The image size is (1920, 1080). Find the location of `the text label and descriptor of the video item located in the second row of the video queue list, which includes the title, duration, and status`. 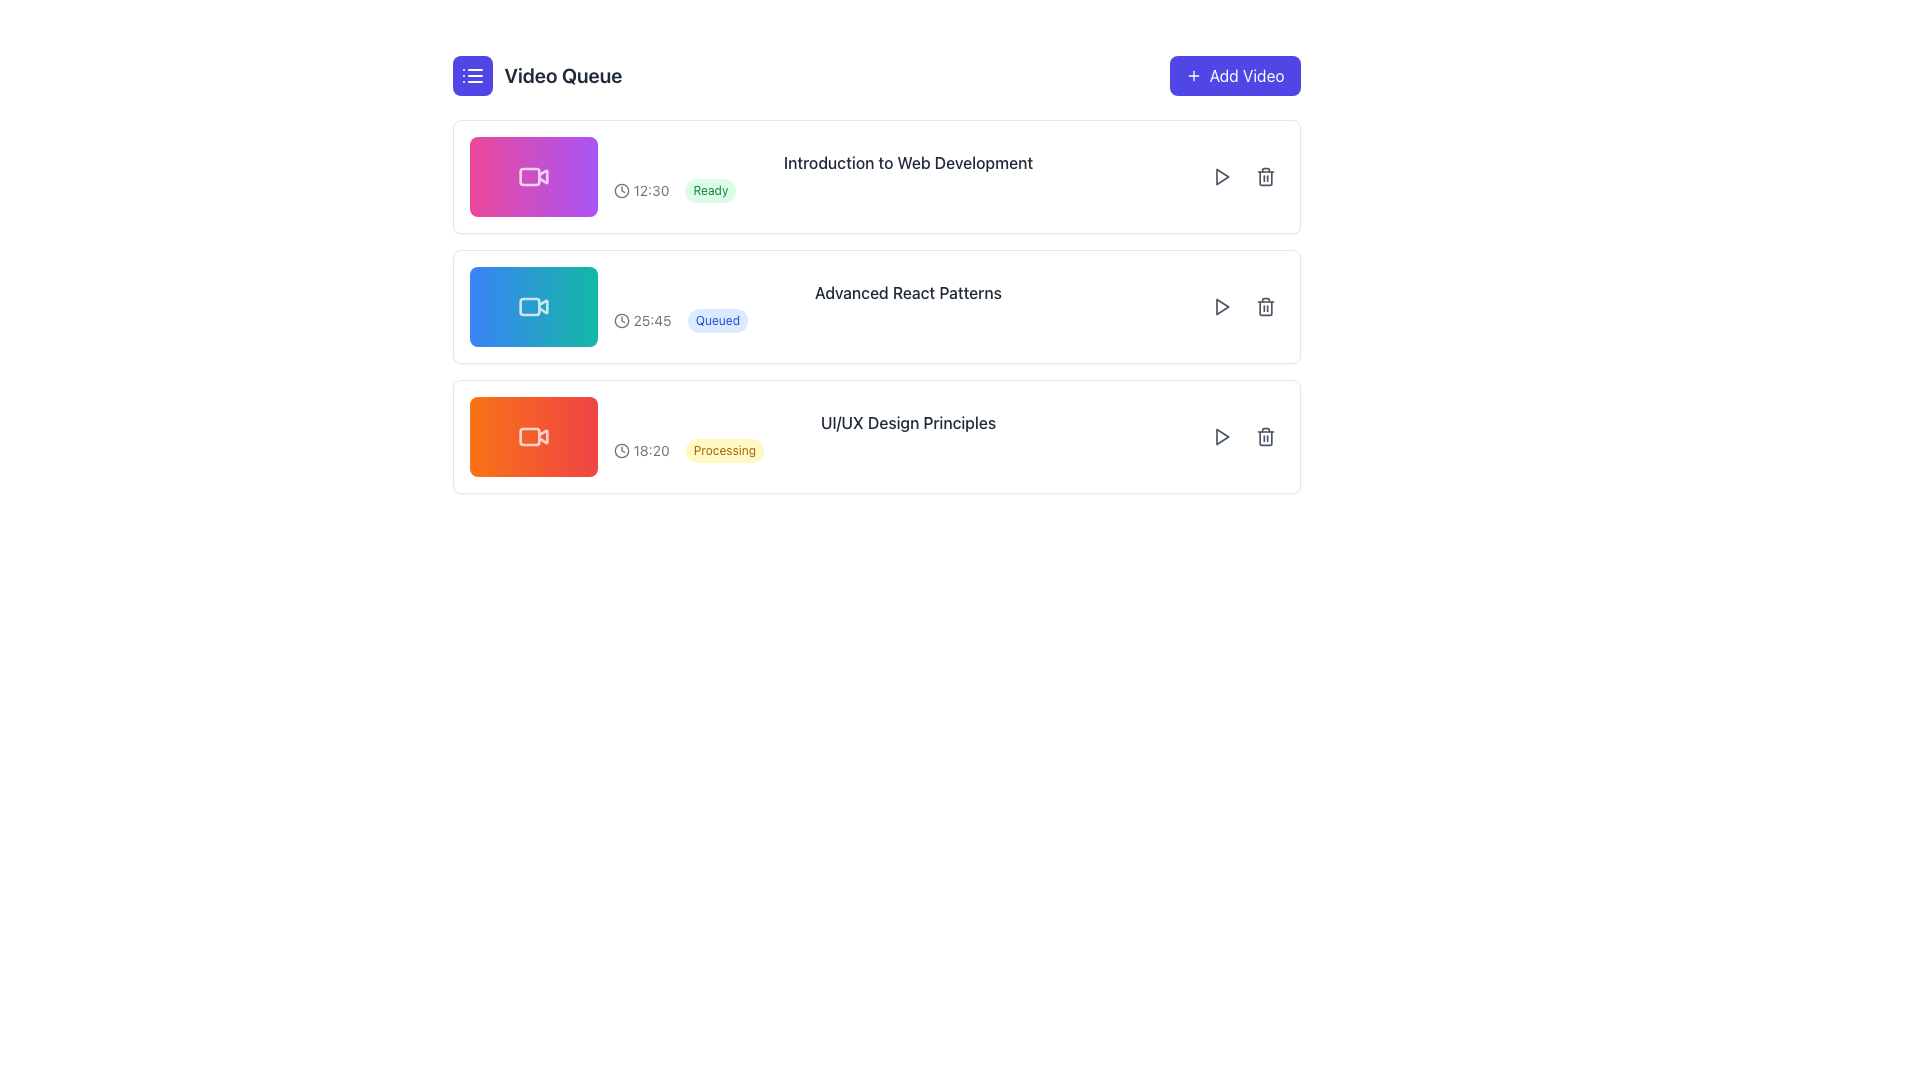

the text label and descriptor of the video item located in the second row of the video queue list, which includes the title, duration, and status is located at coordinates (907, 307).